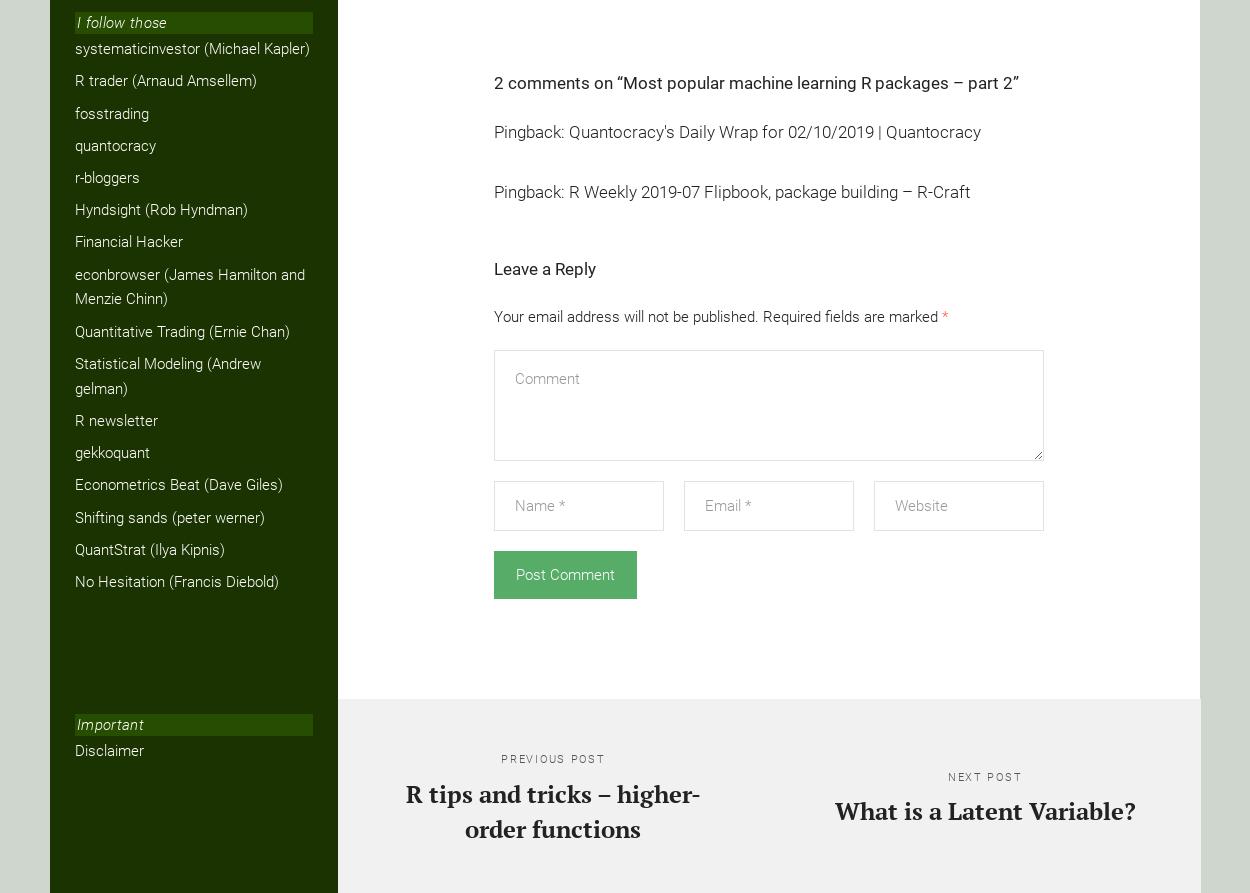 This screenshot has width=1250, height=893. I want to click on 'Hyndsight (Rob Hyndman)', so click(161, 209).